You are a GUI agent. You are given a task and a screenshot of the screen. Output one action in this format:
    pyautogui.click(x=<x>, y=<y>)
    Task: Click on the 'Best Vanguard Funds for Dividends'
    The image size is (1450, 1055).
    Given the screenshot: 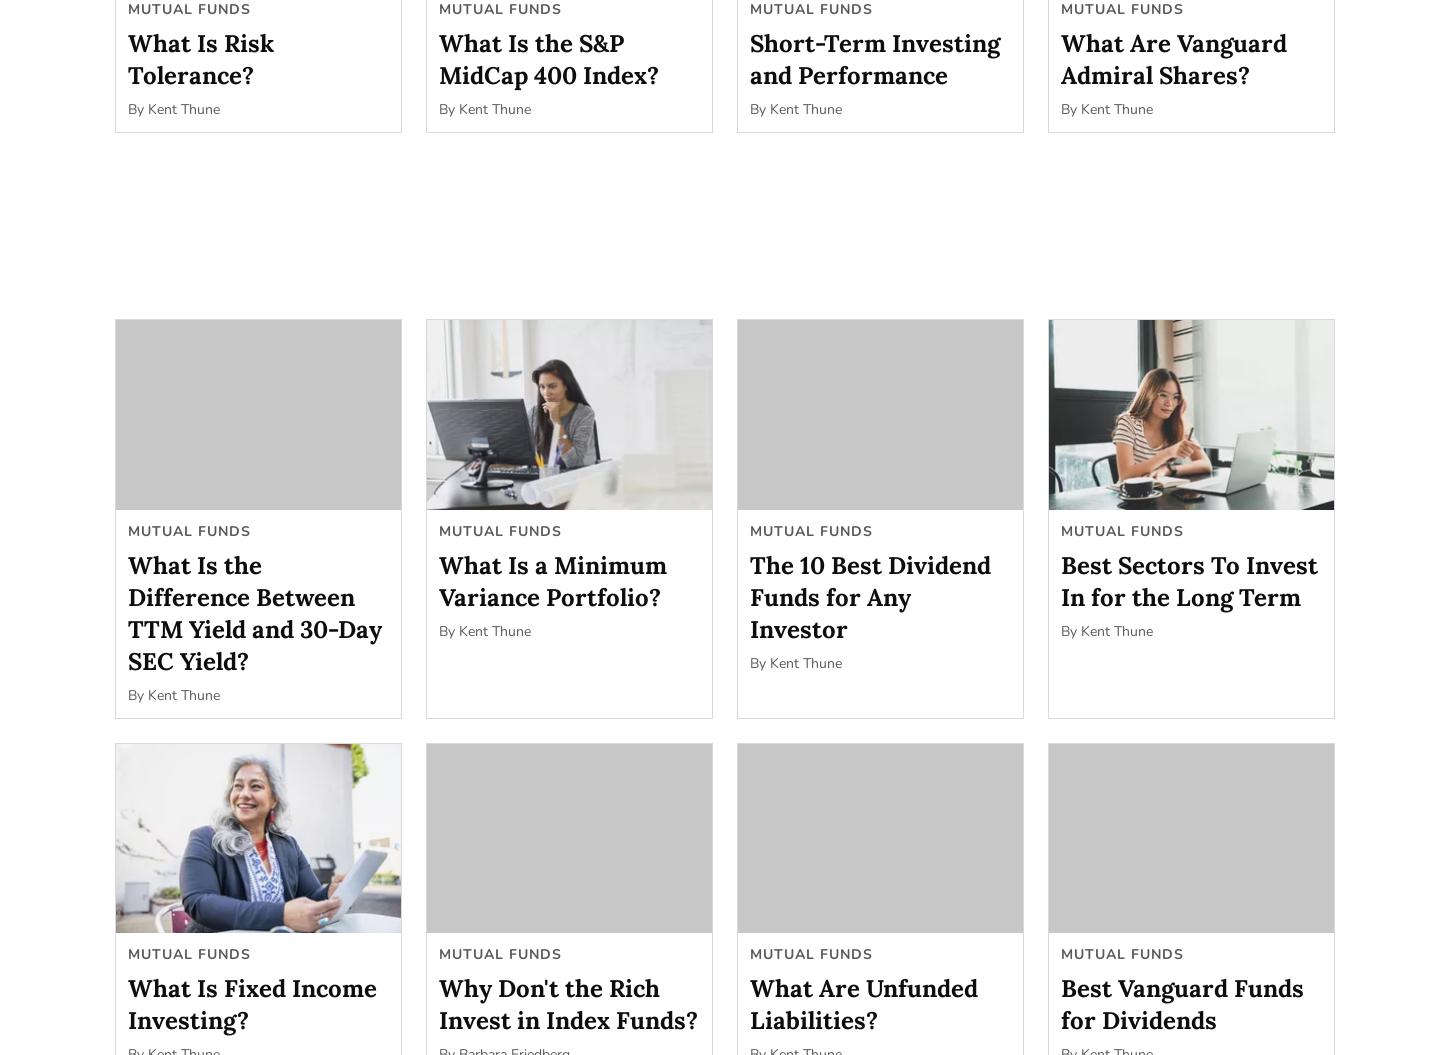 What is the action you would take?
    pyautogui.click(x=1181, y=1003)
    